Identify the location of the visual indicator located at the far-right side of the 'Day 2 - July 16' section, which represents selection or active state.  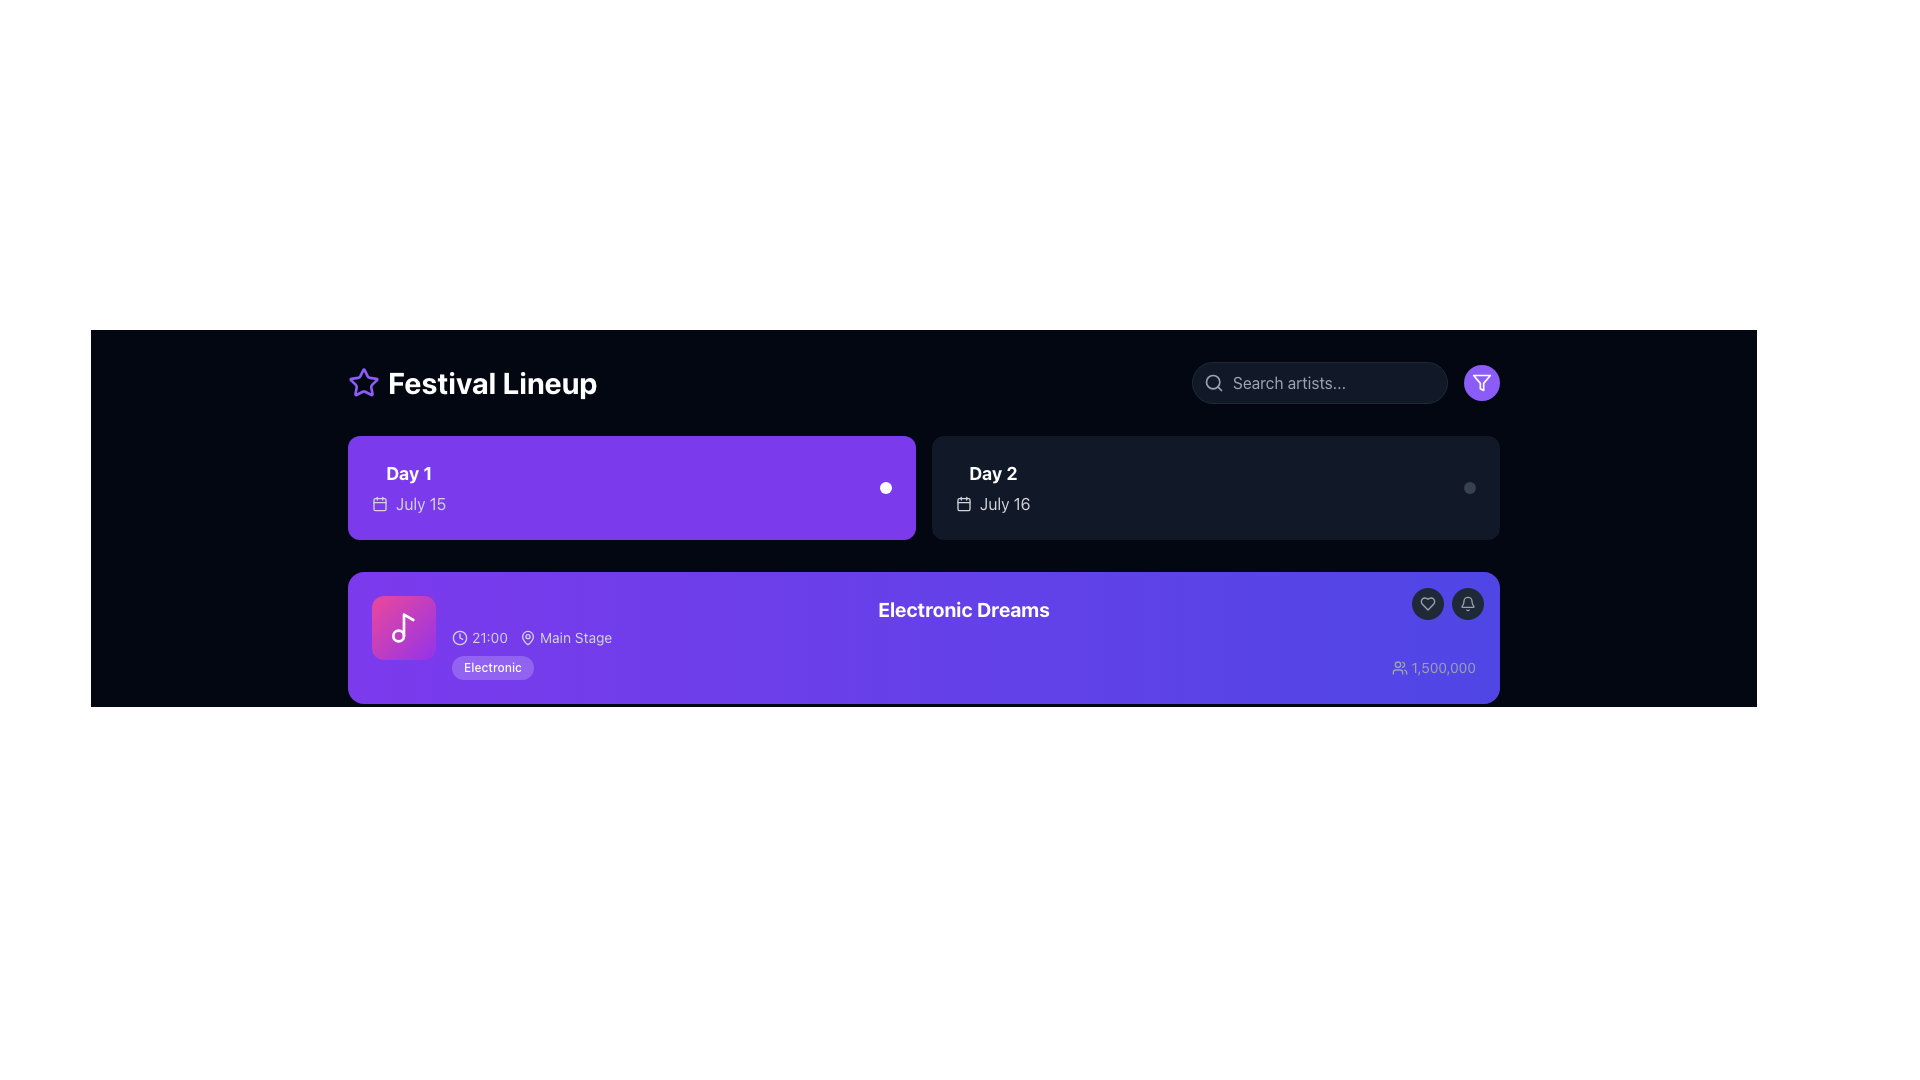
(1469, 488).